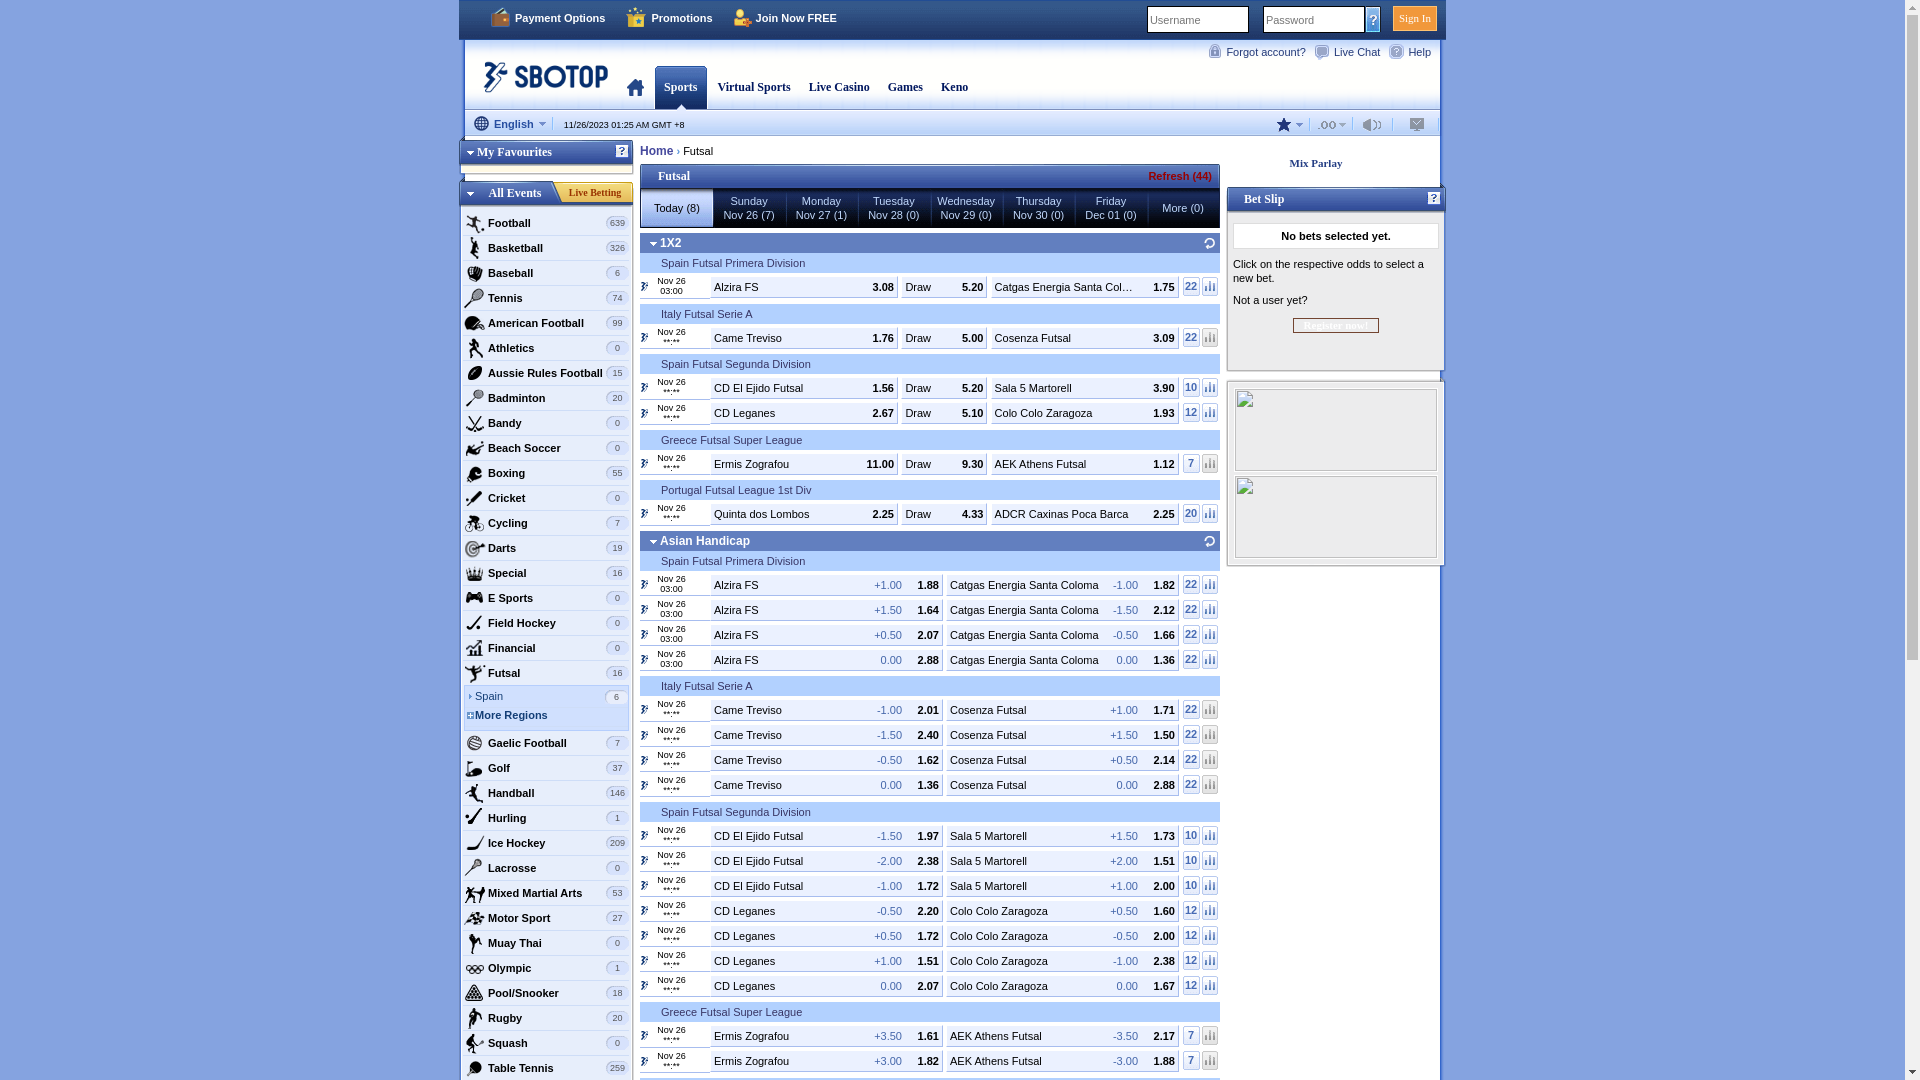  What do you see at coordinates (546, 273) in the screenshot?
I see `'Baseball` at bounding box center [546, 273].